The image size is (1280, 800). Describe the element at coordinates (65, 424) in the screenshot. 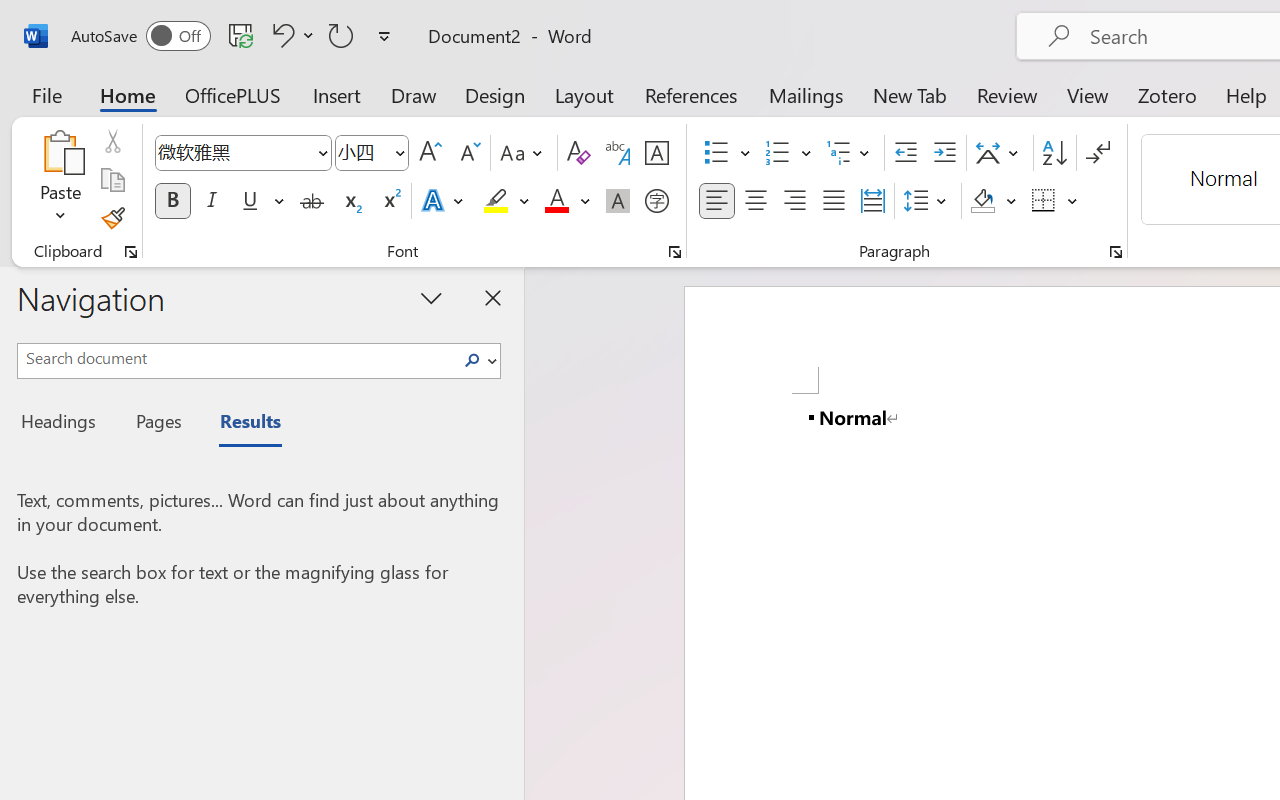

I see `'Headings'` at that location.